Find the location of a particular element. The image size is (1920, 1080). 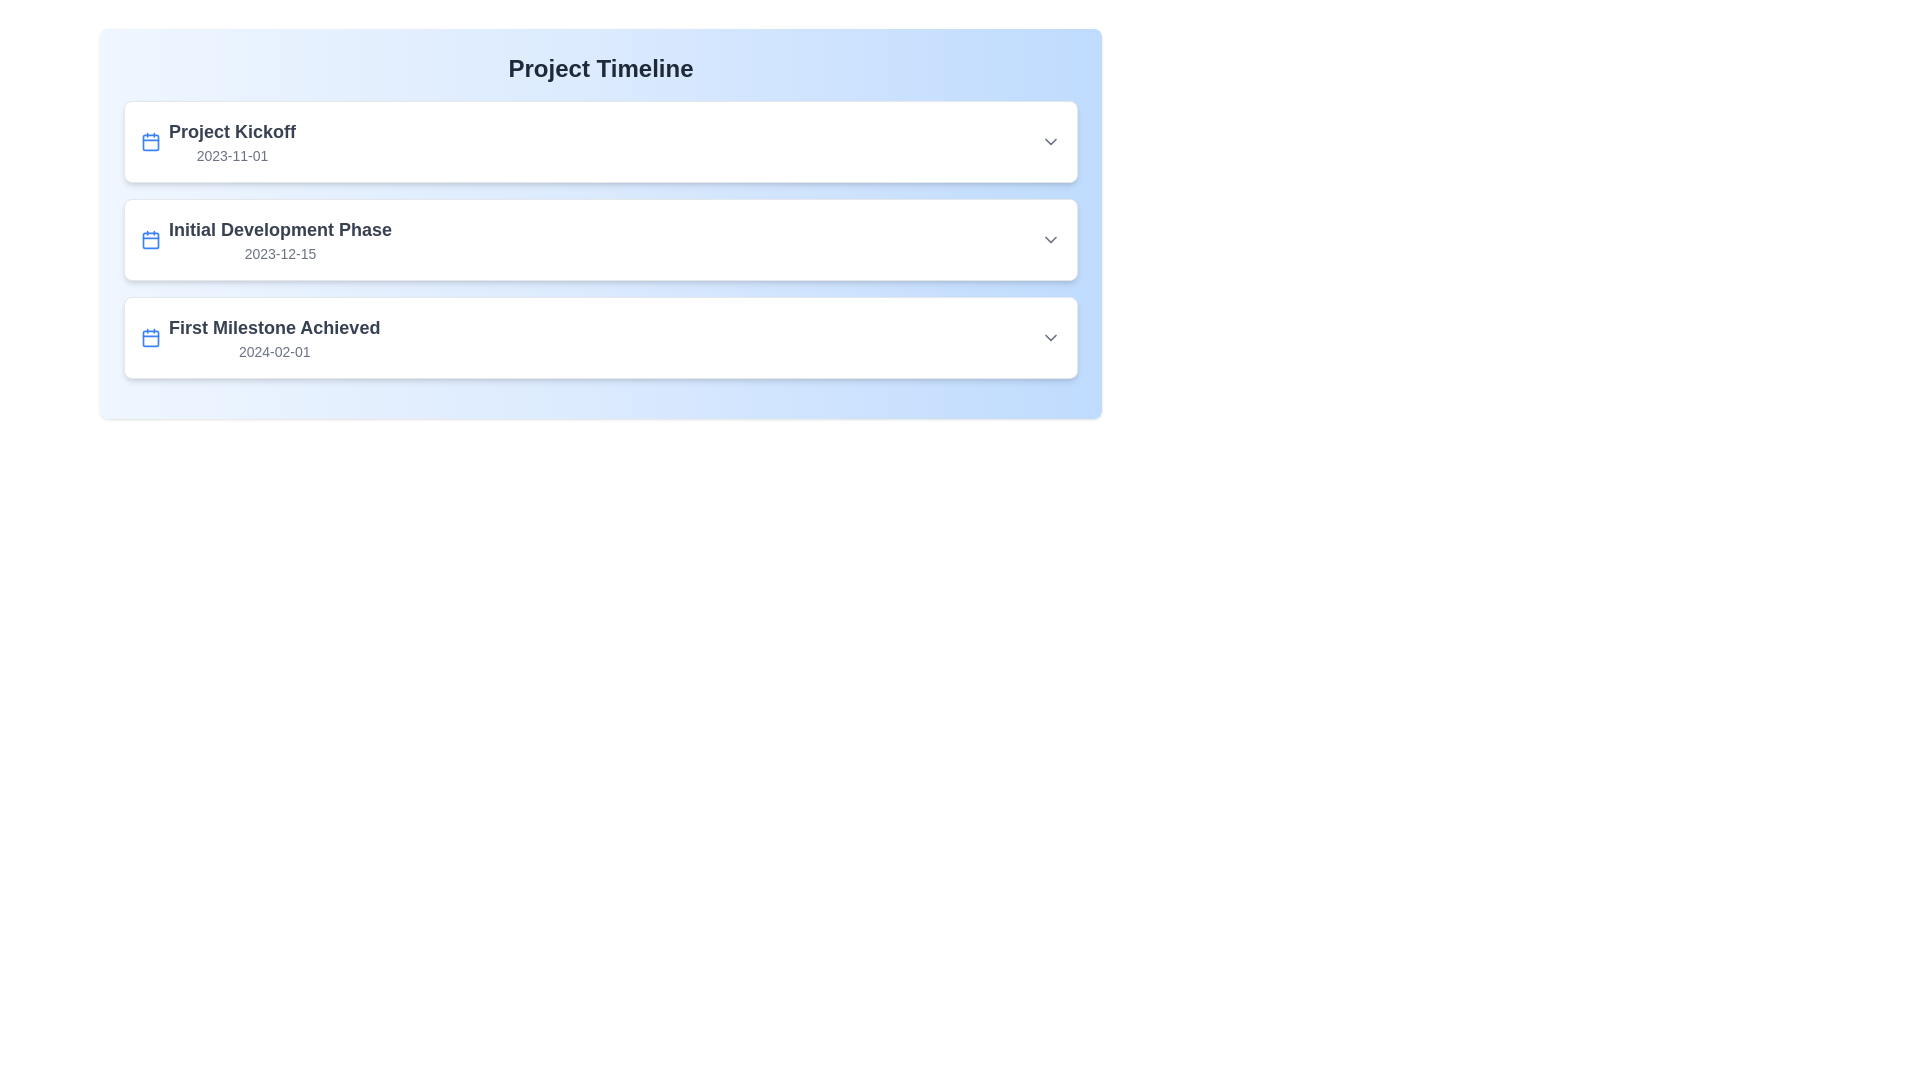

the text component displaying the date '2023-11-01', which is styled in a smaller gray font and located directly below the 'Project Kickoff' title is located at coordinates (232, 154).